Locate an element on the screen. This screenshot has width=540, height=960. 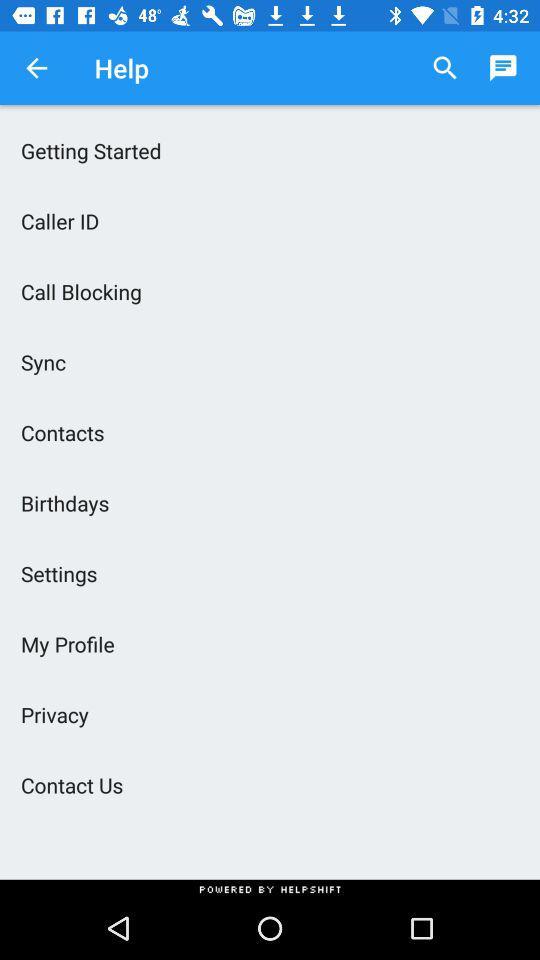
item below settings is located at coordinates (270, 643).